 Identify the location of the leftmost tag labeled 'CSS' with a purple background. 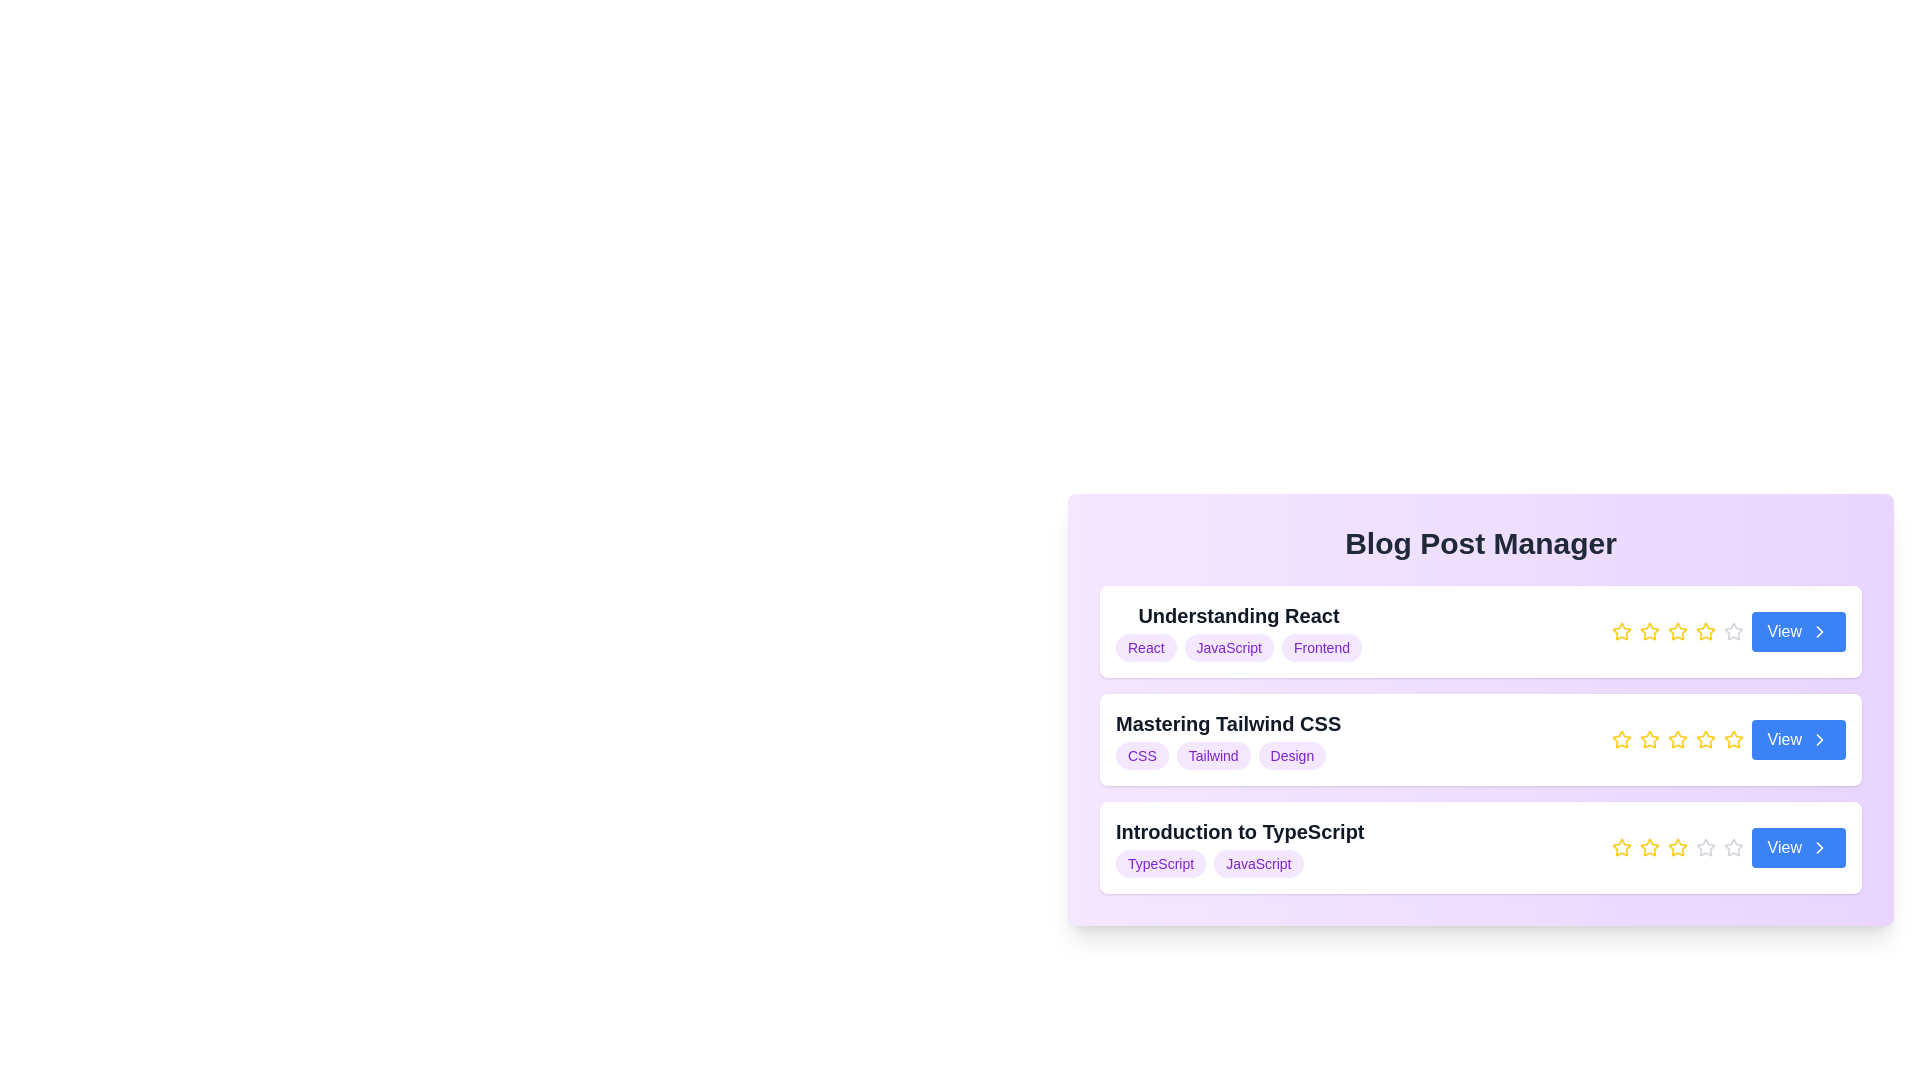
(1142, 756).